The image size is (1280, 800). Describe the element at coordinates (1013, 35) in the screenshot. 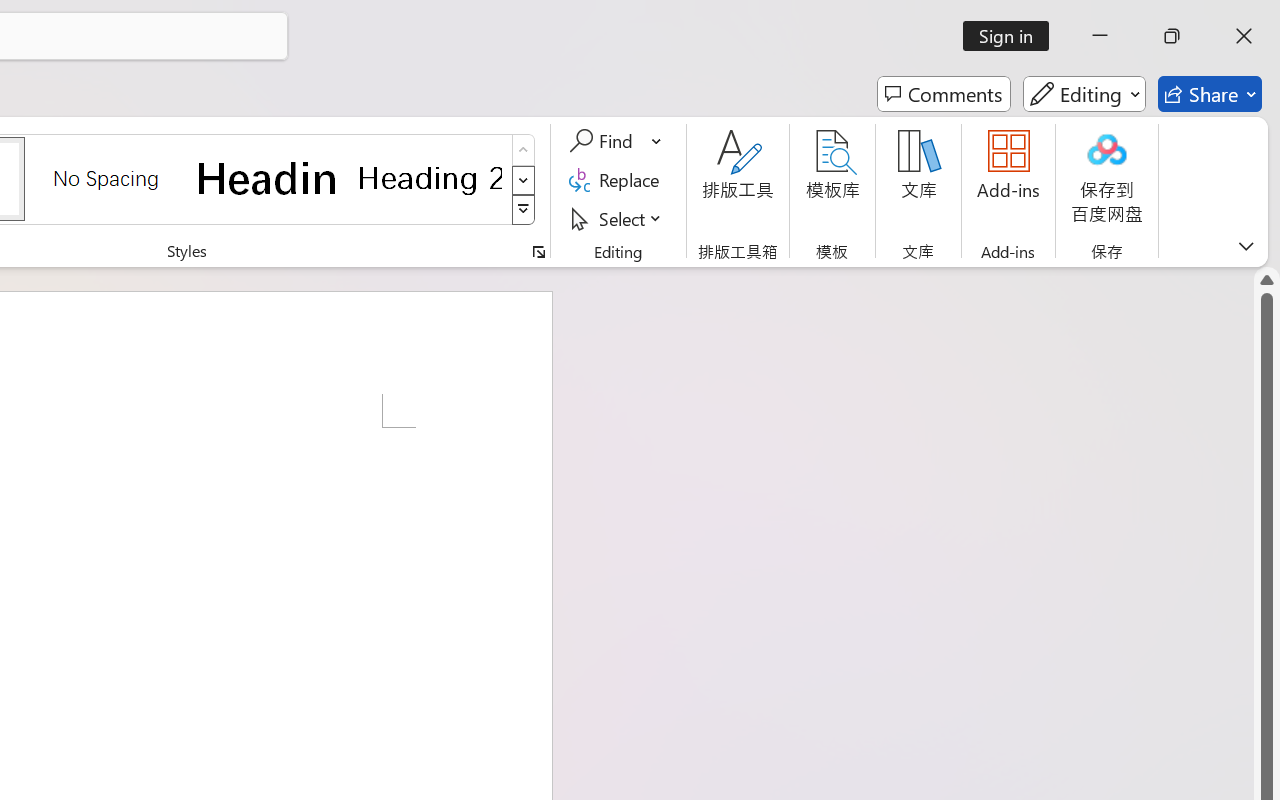

I see `'Sign in'` at that location.